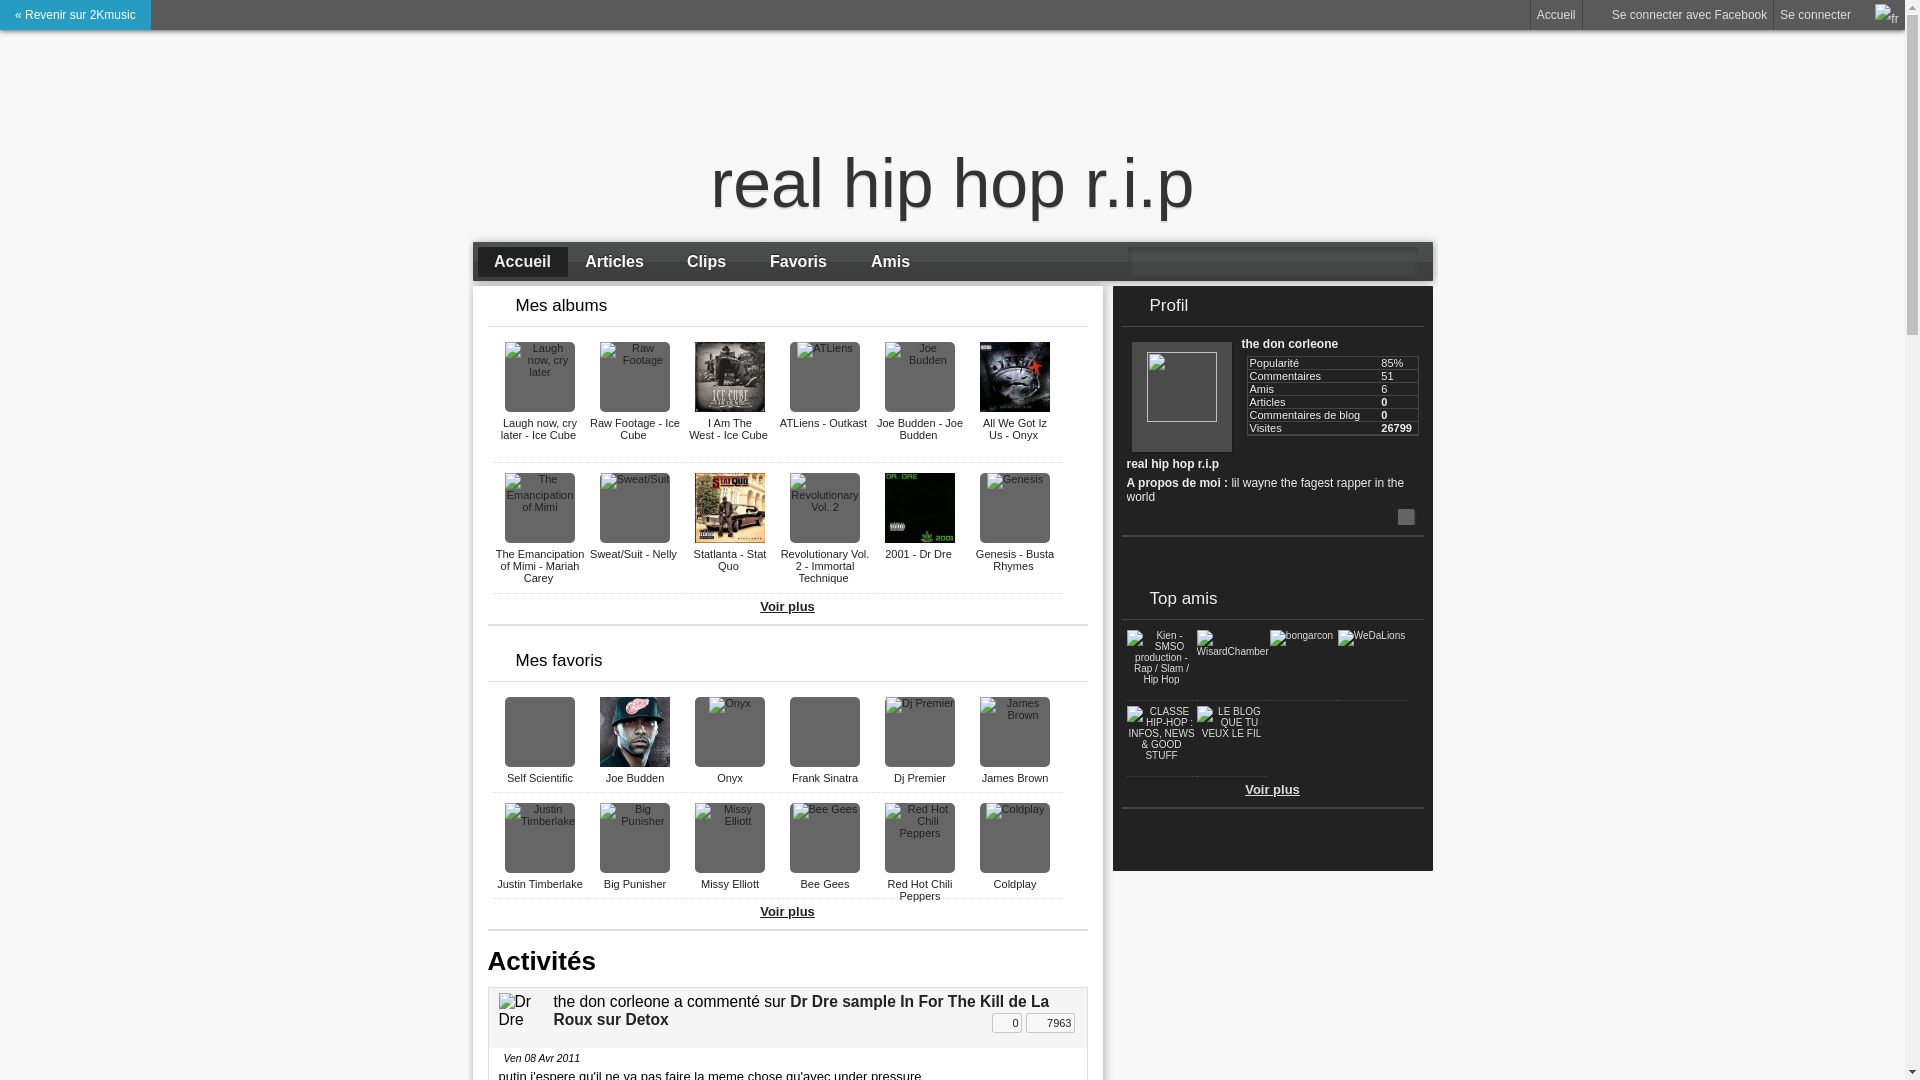  What do you see at coordinates (700, 882) in the screenshot?
I see `'Missy Elliott'` at bounding box center [700, 882].